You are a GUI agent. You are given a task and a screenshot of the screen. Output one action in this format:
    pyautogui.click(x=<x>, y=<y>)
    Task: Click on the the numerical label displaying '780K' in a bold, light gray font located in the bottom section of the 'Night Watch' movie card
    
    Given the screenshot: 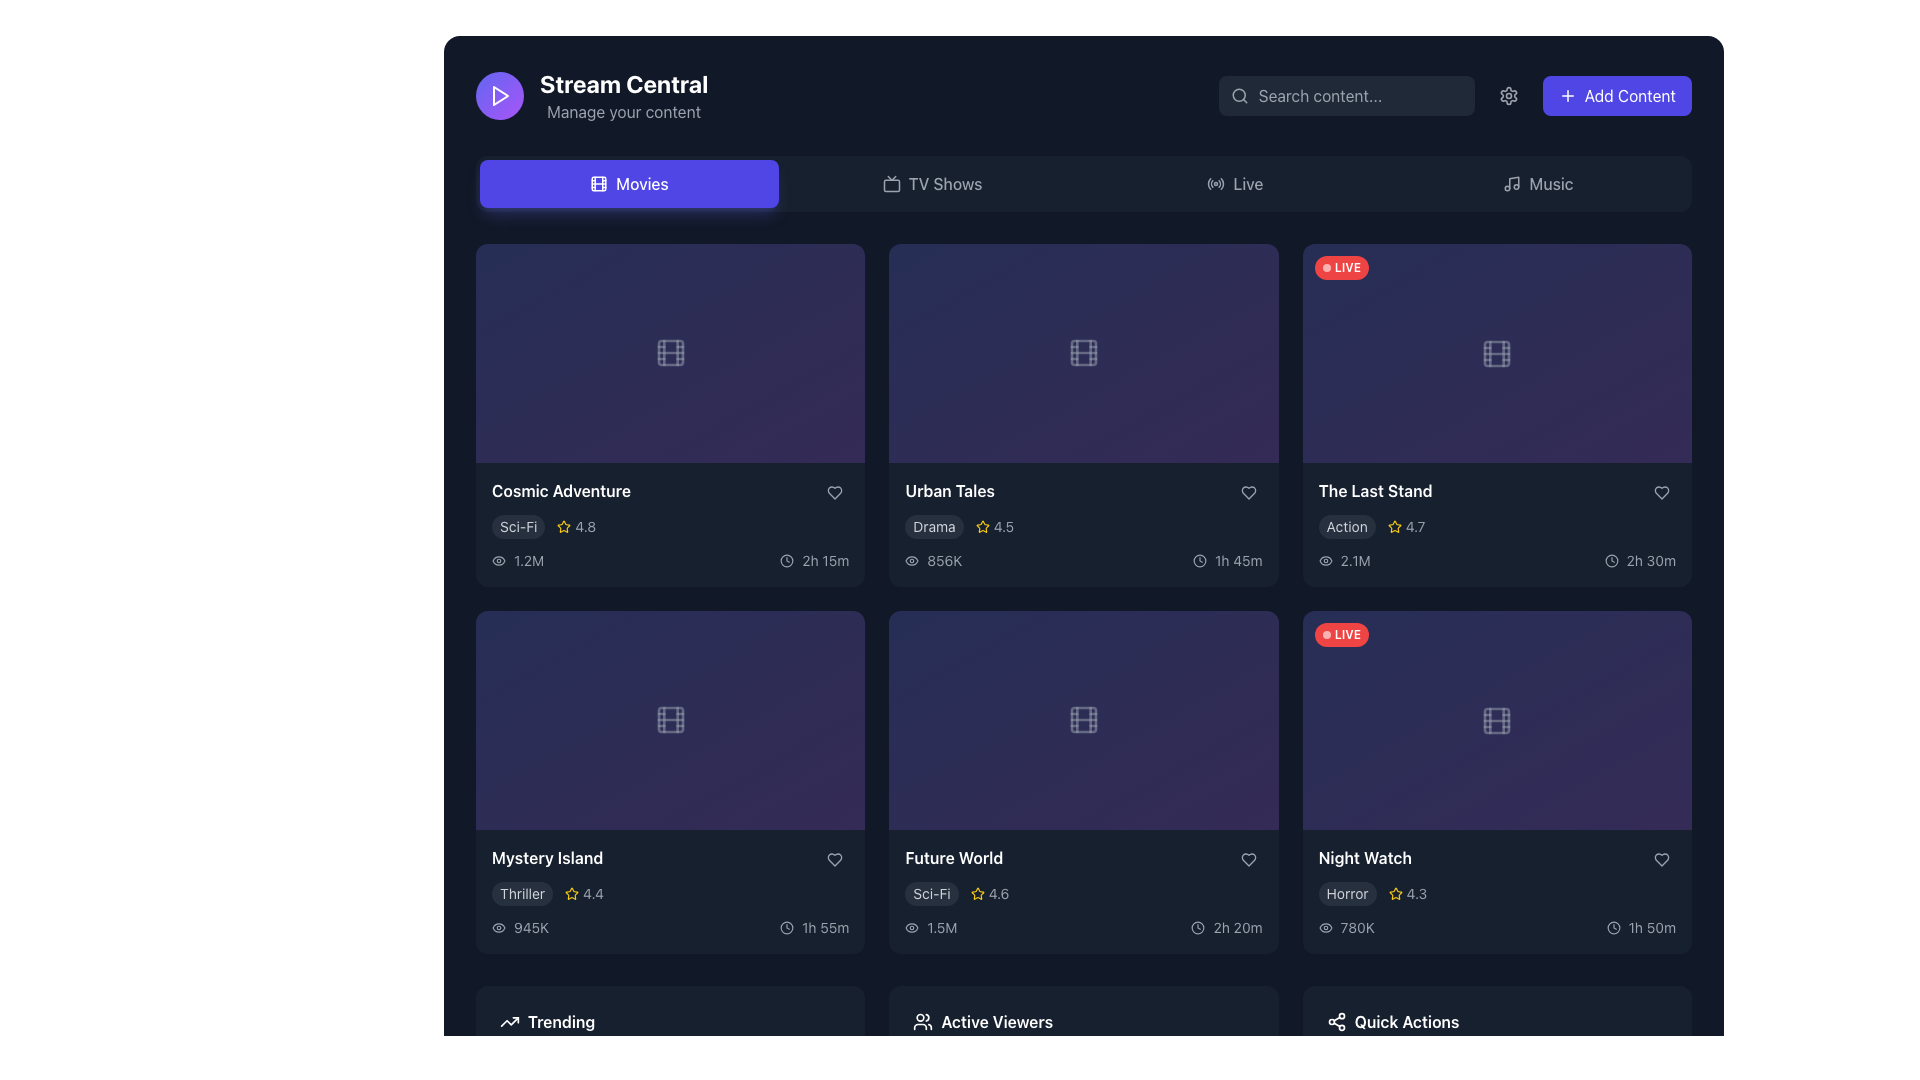 What is the action you would take?
    pyautogui.click(x=1357, y=928)
    